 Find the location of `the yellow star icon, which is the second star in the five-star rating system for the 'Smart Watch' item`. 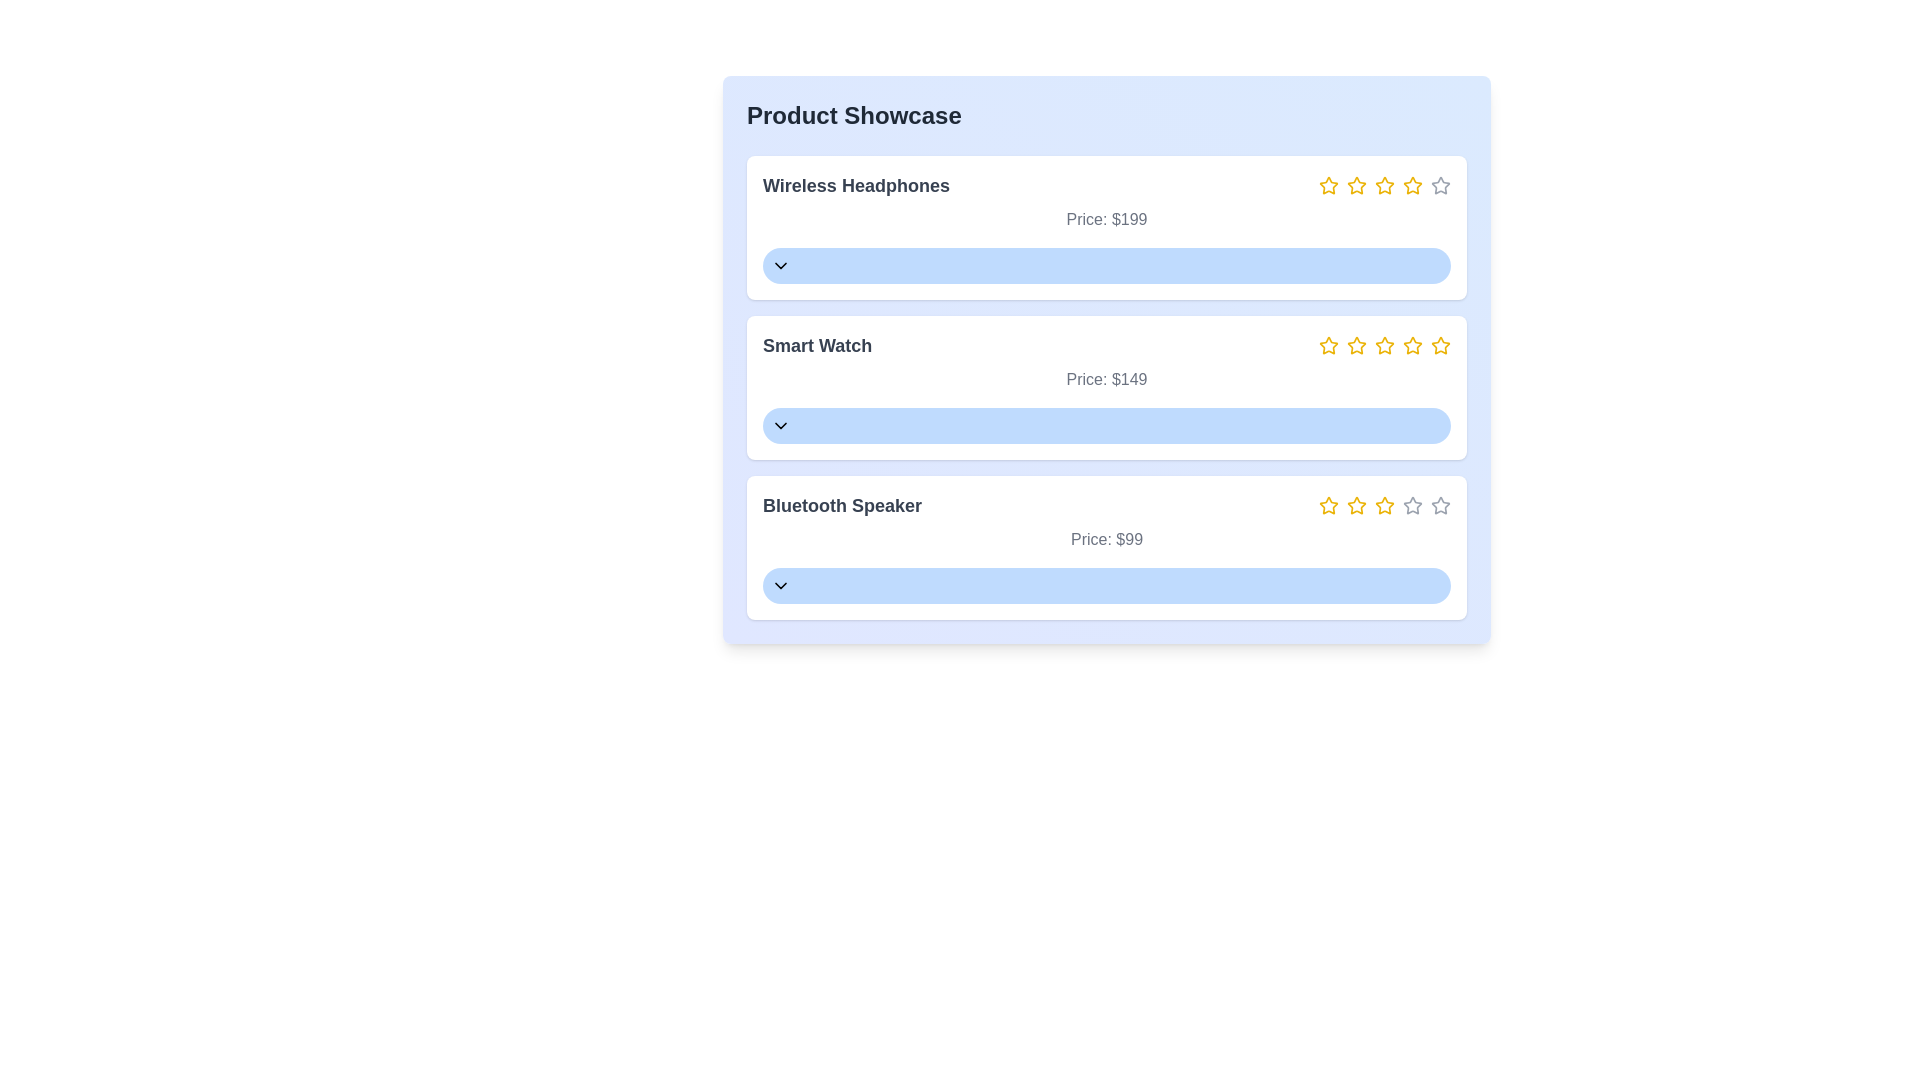

the yellow star icon, which is the second star in the five-star rating system for the 'Smart Watch' item is located at coordinates (1329, 345).